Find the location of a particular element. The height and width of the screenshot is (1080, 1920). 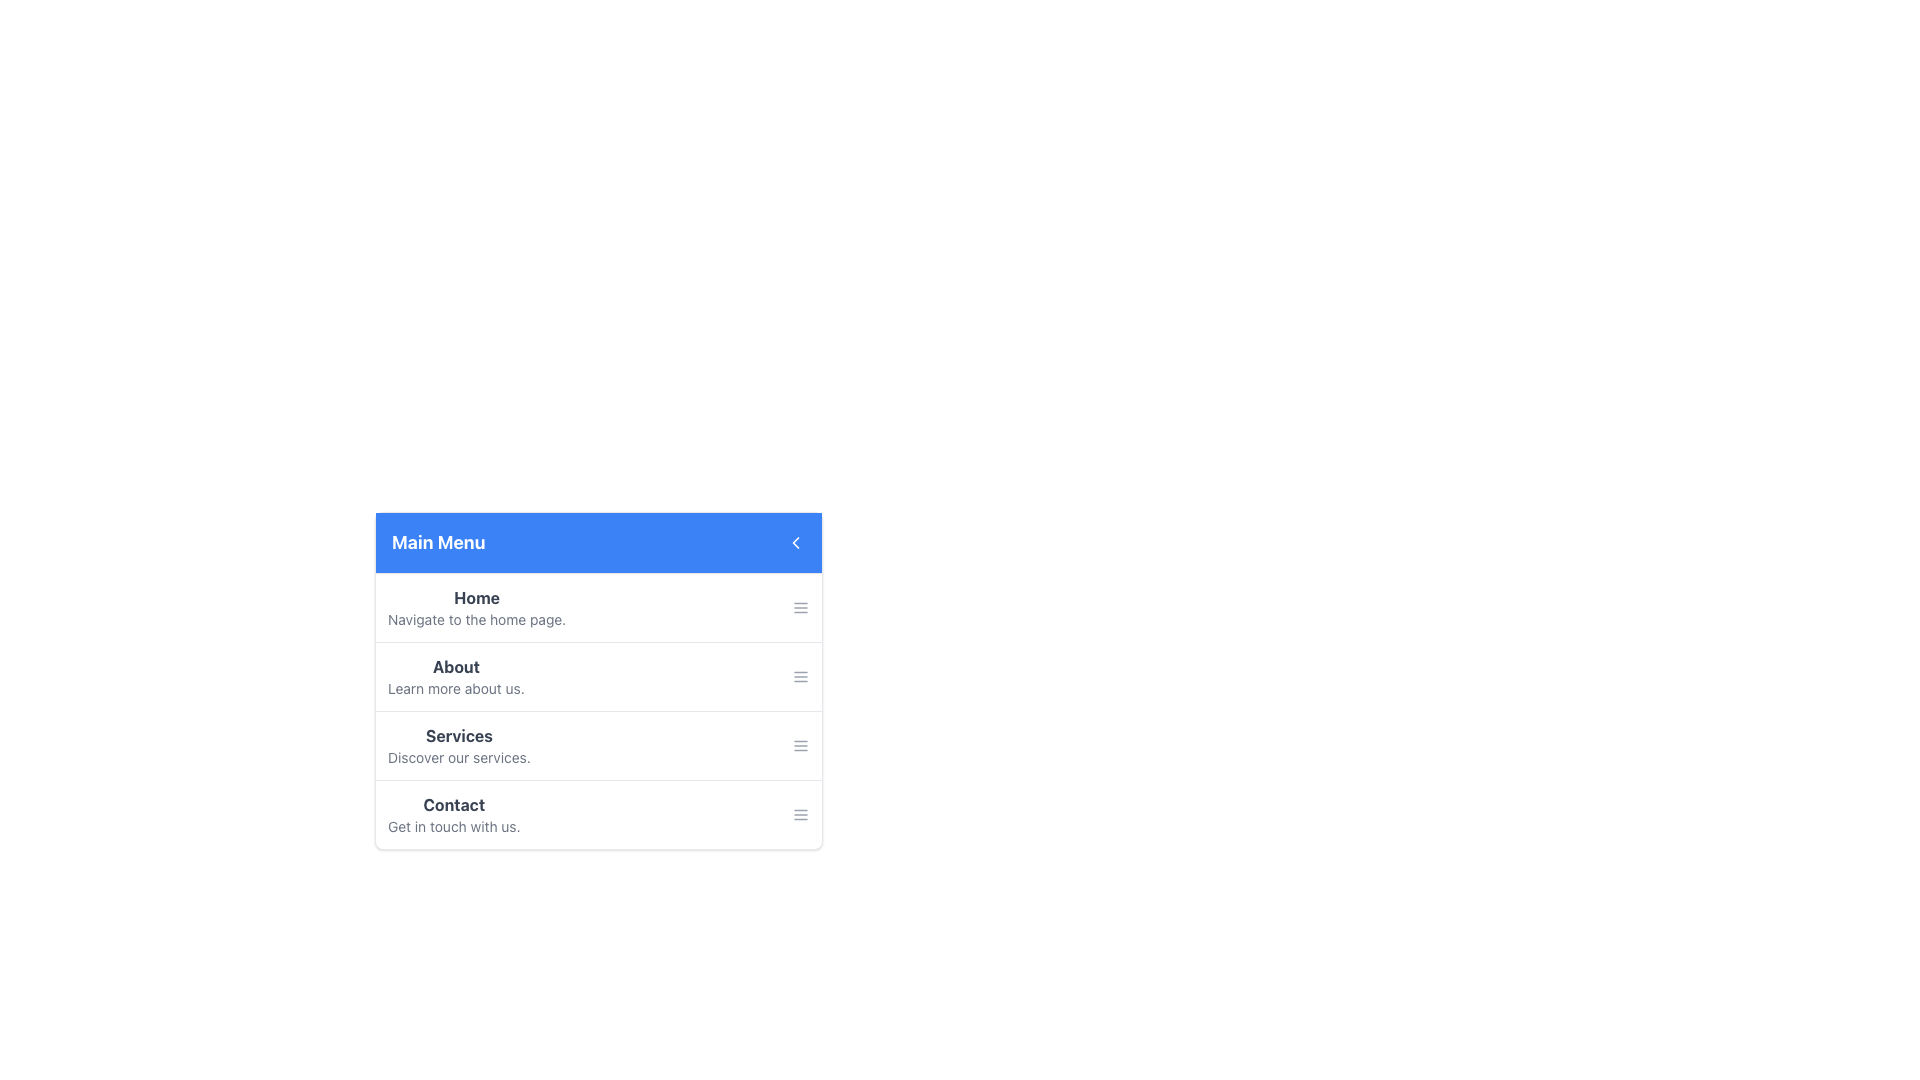

the supplementary information text label located under the 'About' item in the 'Main Menu' list, which describes the purpose of the section is located at coordinates (455, 688).